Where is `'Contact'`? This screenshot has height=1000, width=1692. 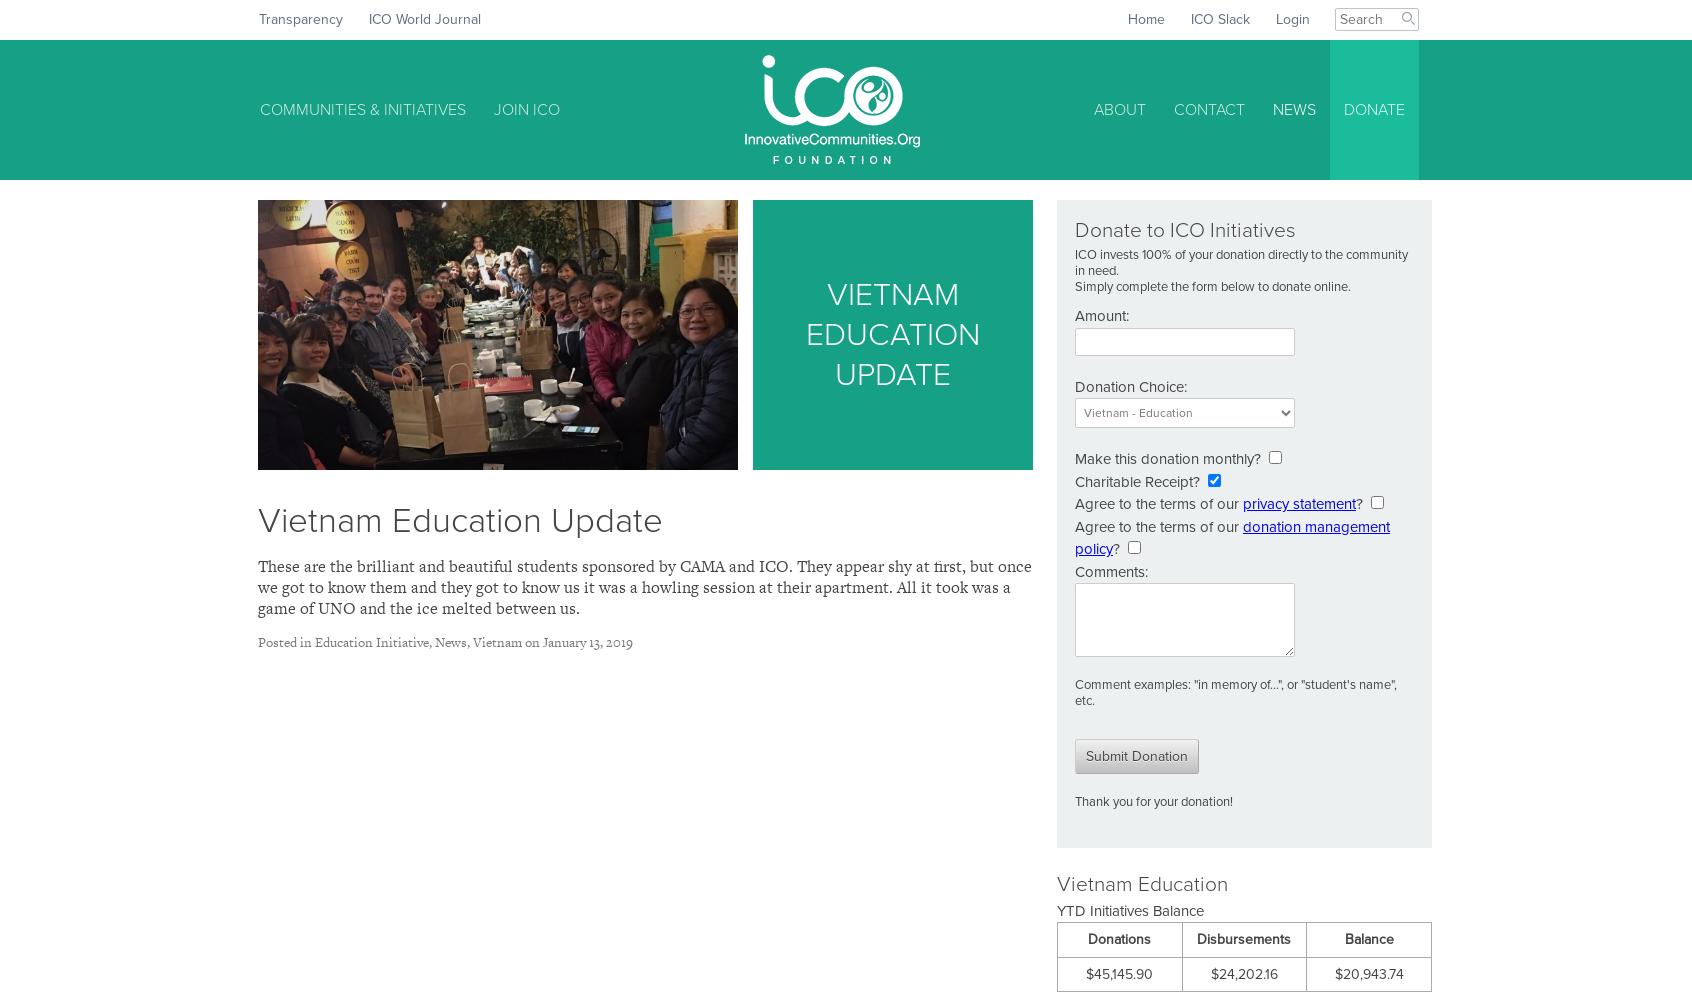 'Contact' is located at coordinates (1209, 109).